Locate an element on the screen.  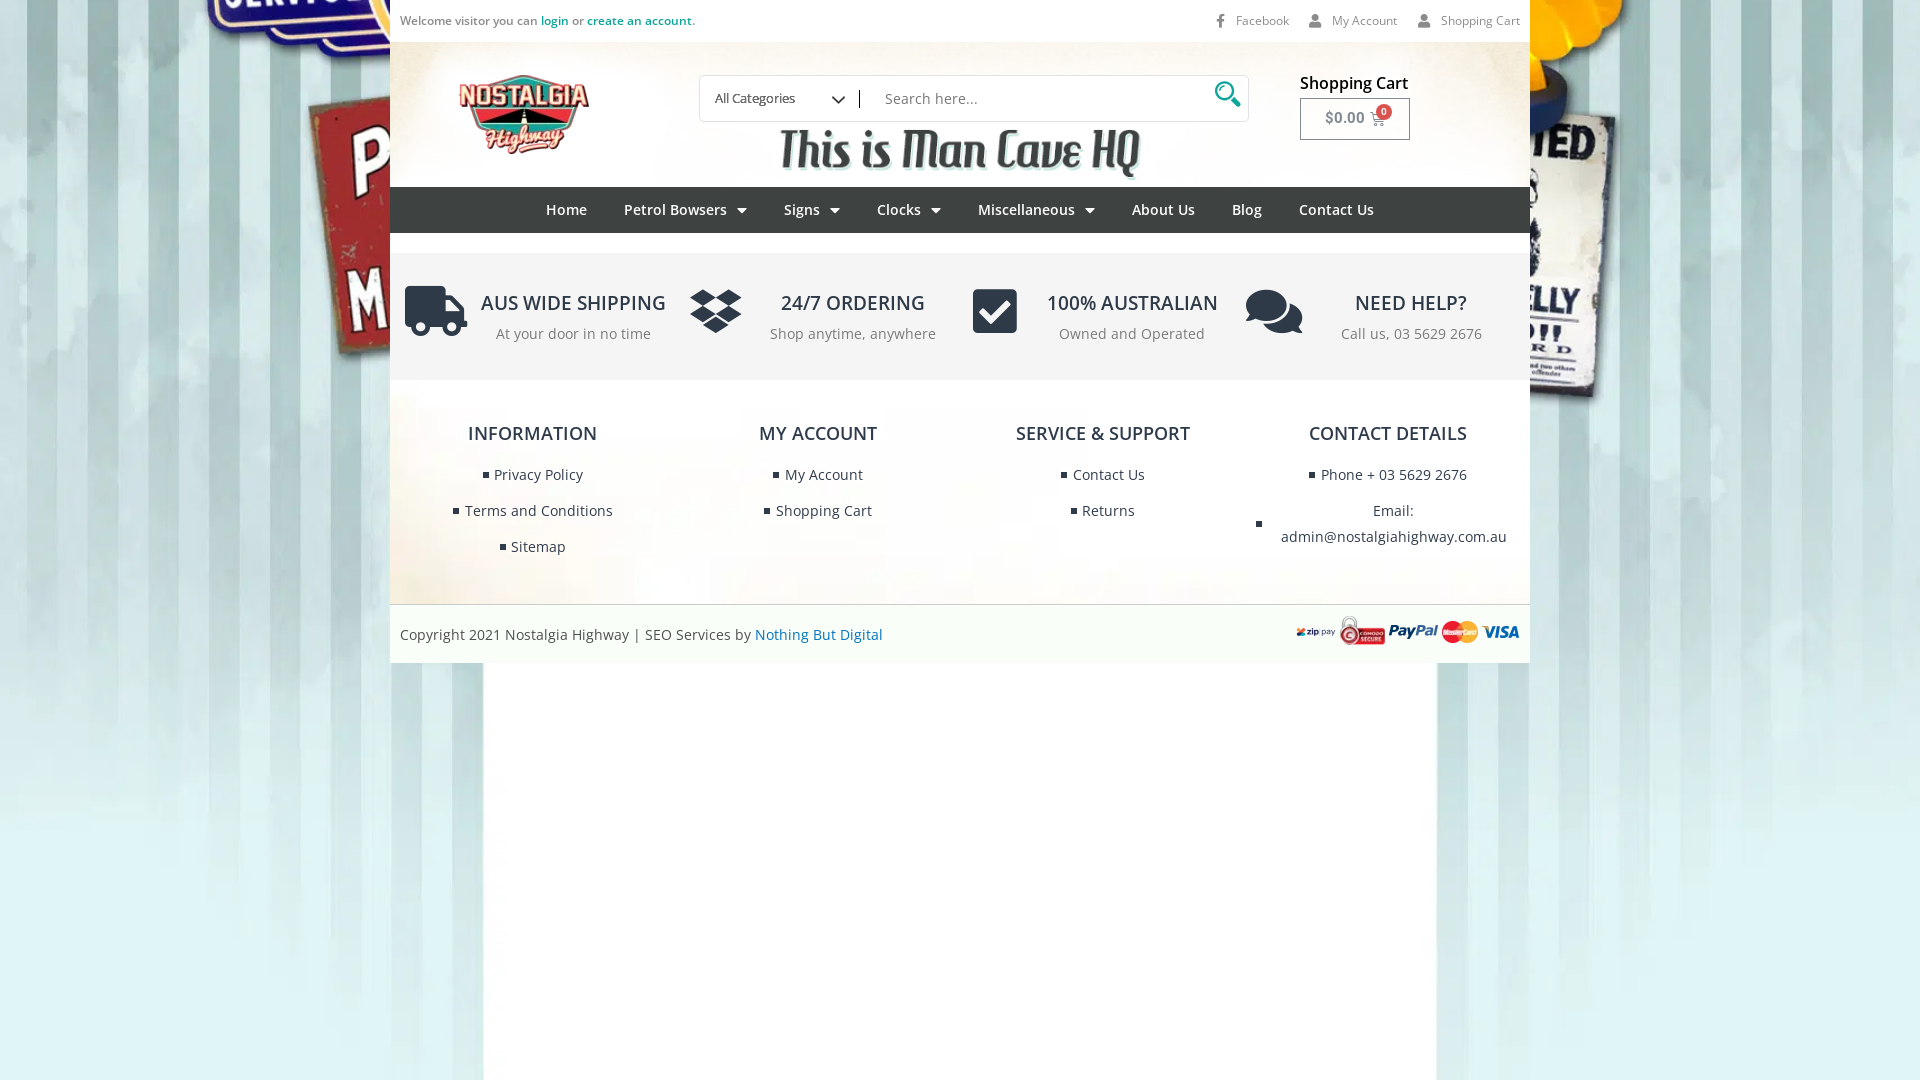
'$0.00' is located at coordinates (1354, 119).